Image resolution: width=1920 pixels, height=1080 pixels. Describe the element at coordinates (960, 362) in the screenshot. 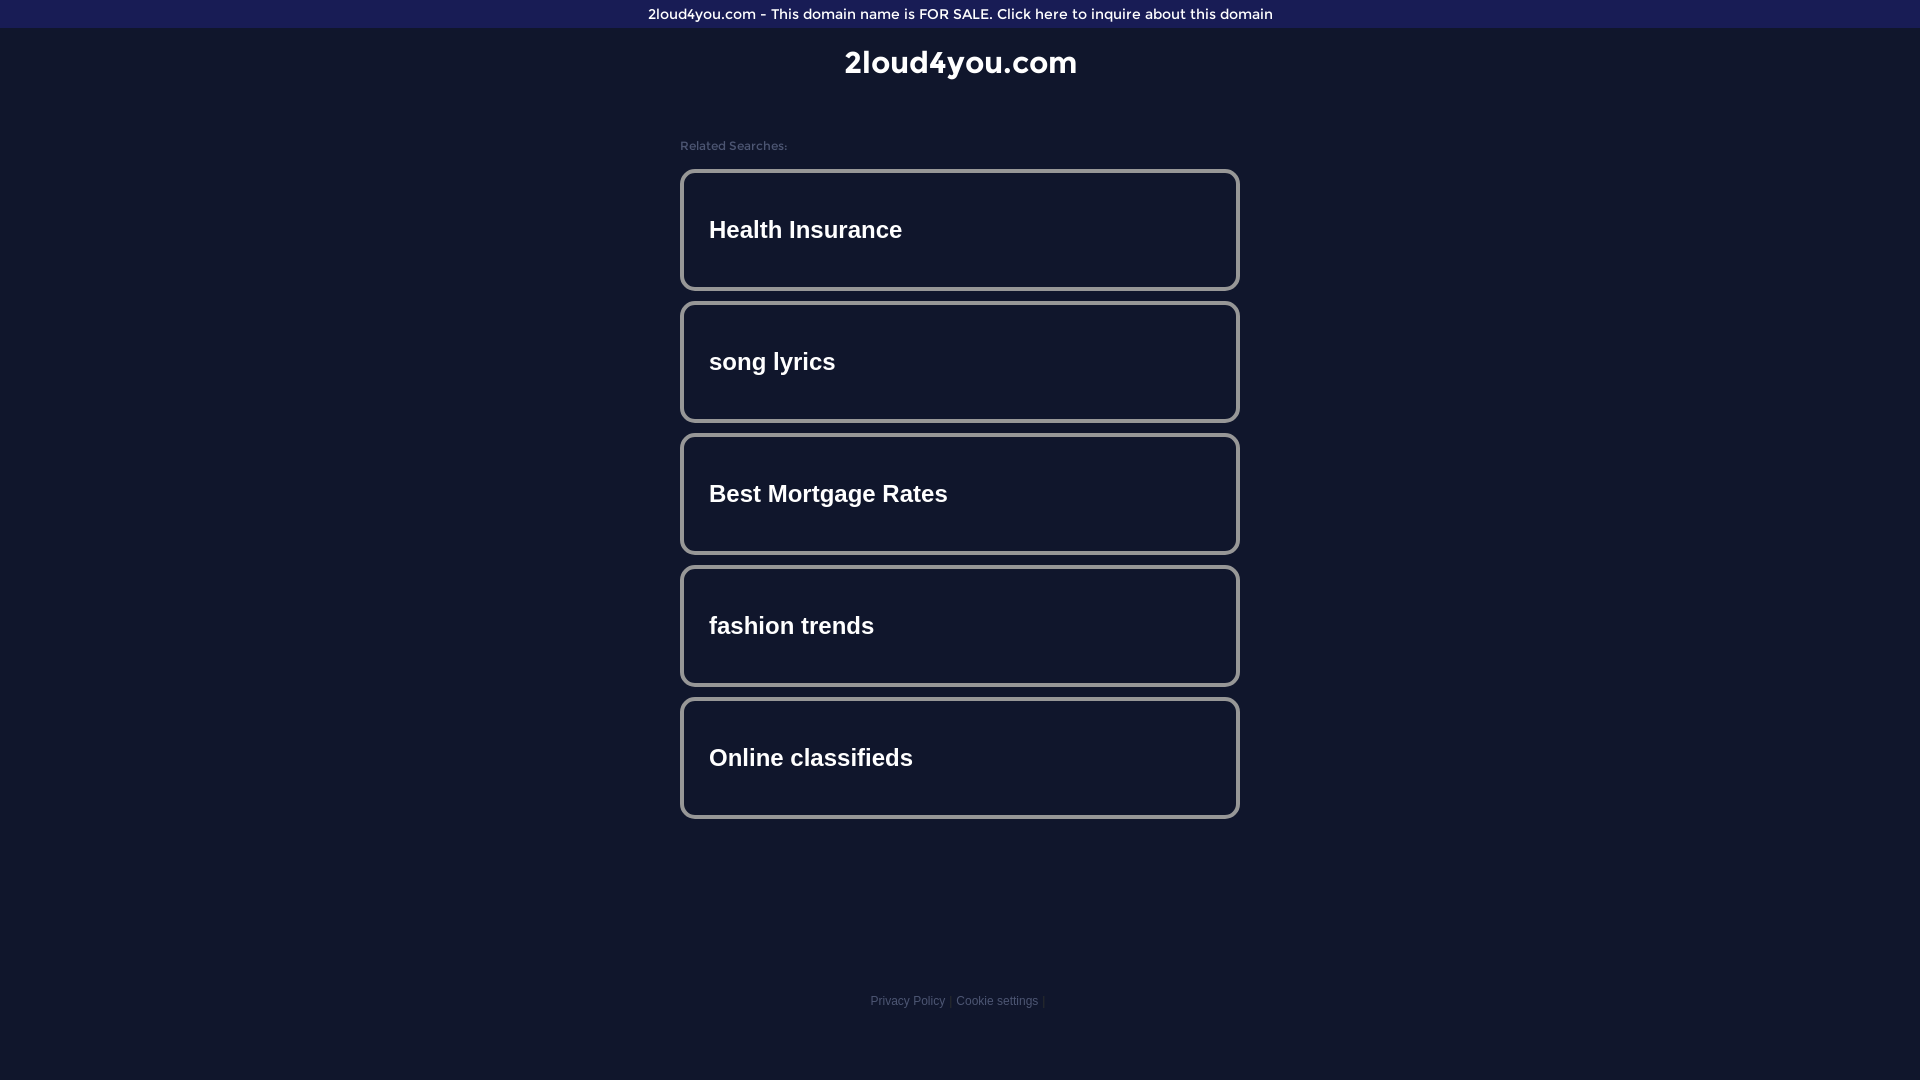

I see `'song lyrics'` at that location.